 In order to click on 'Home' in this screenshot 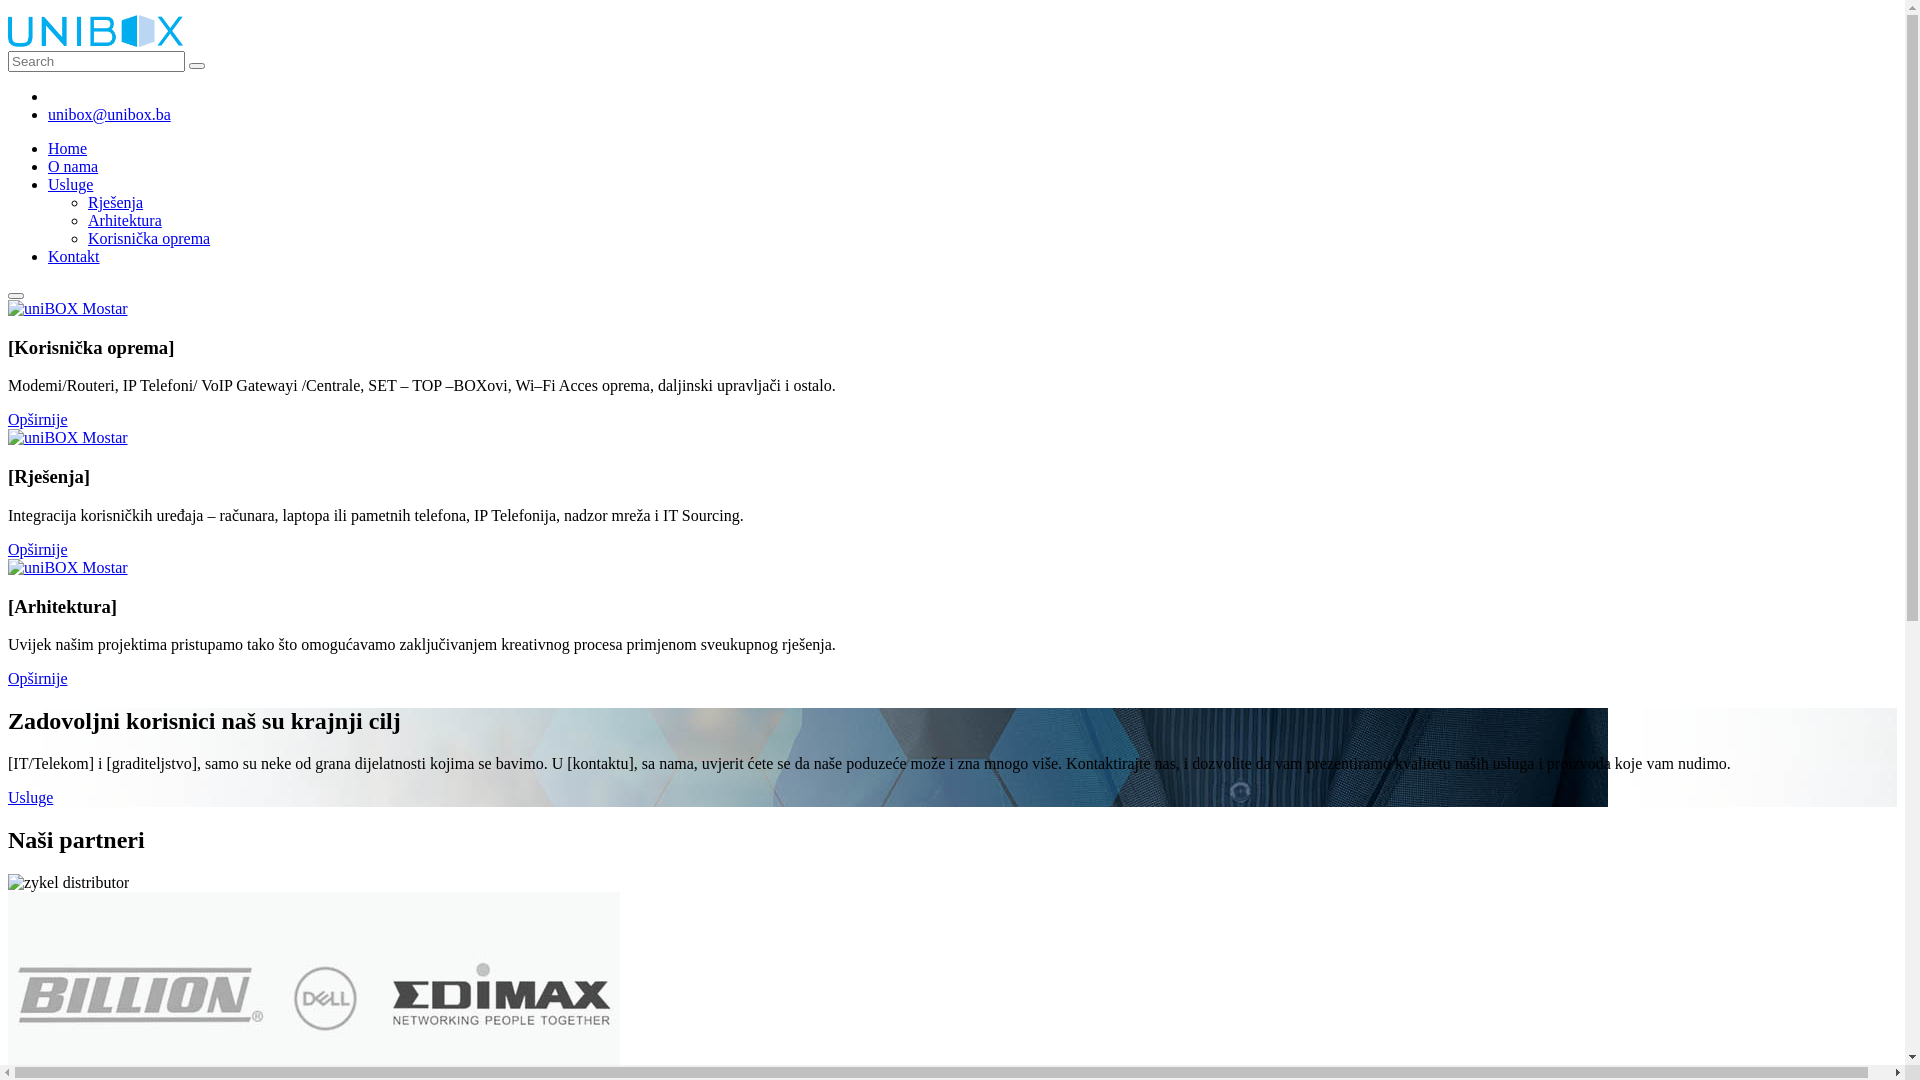, I will do `click(67, 147)`.